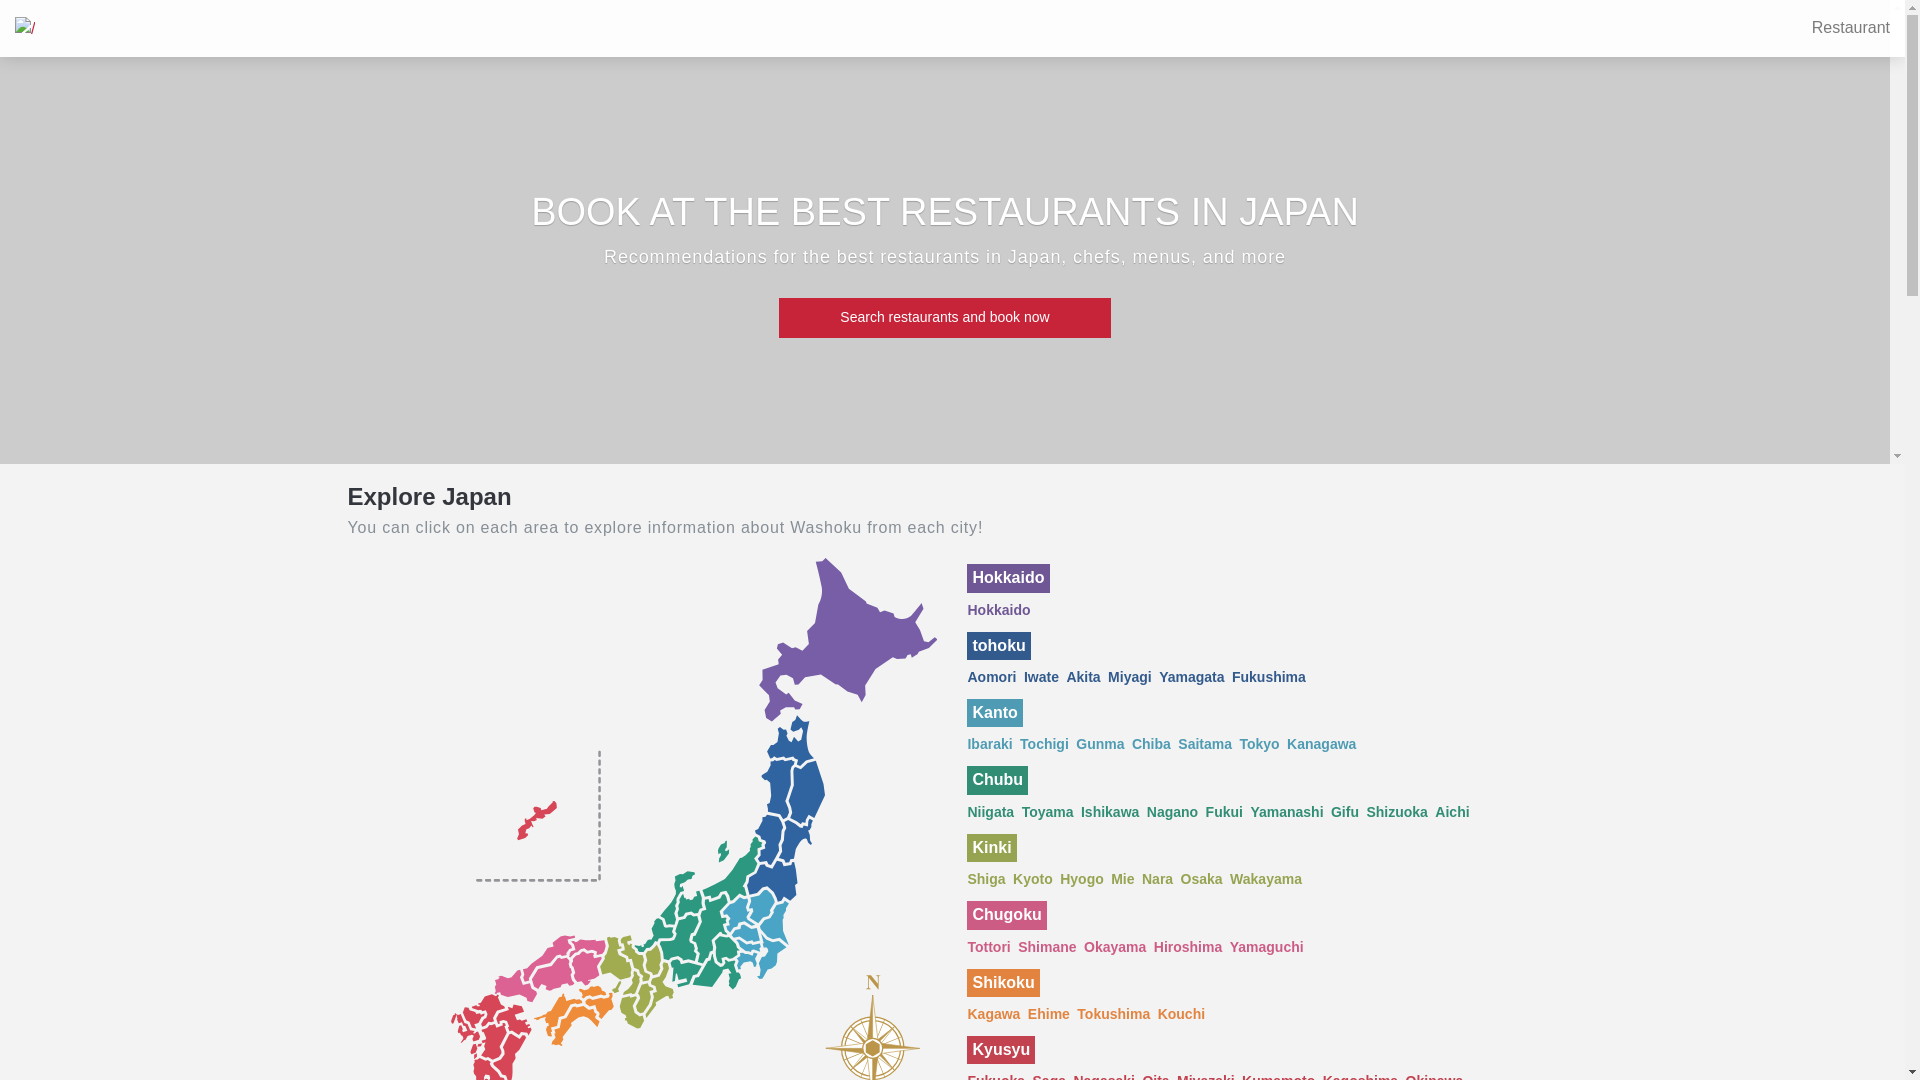 This screenshot has width=1920, height=1080. Describe the element at coordinates (1836, 27) in the screenshot. I see `'Restaurant'` at that location.